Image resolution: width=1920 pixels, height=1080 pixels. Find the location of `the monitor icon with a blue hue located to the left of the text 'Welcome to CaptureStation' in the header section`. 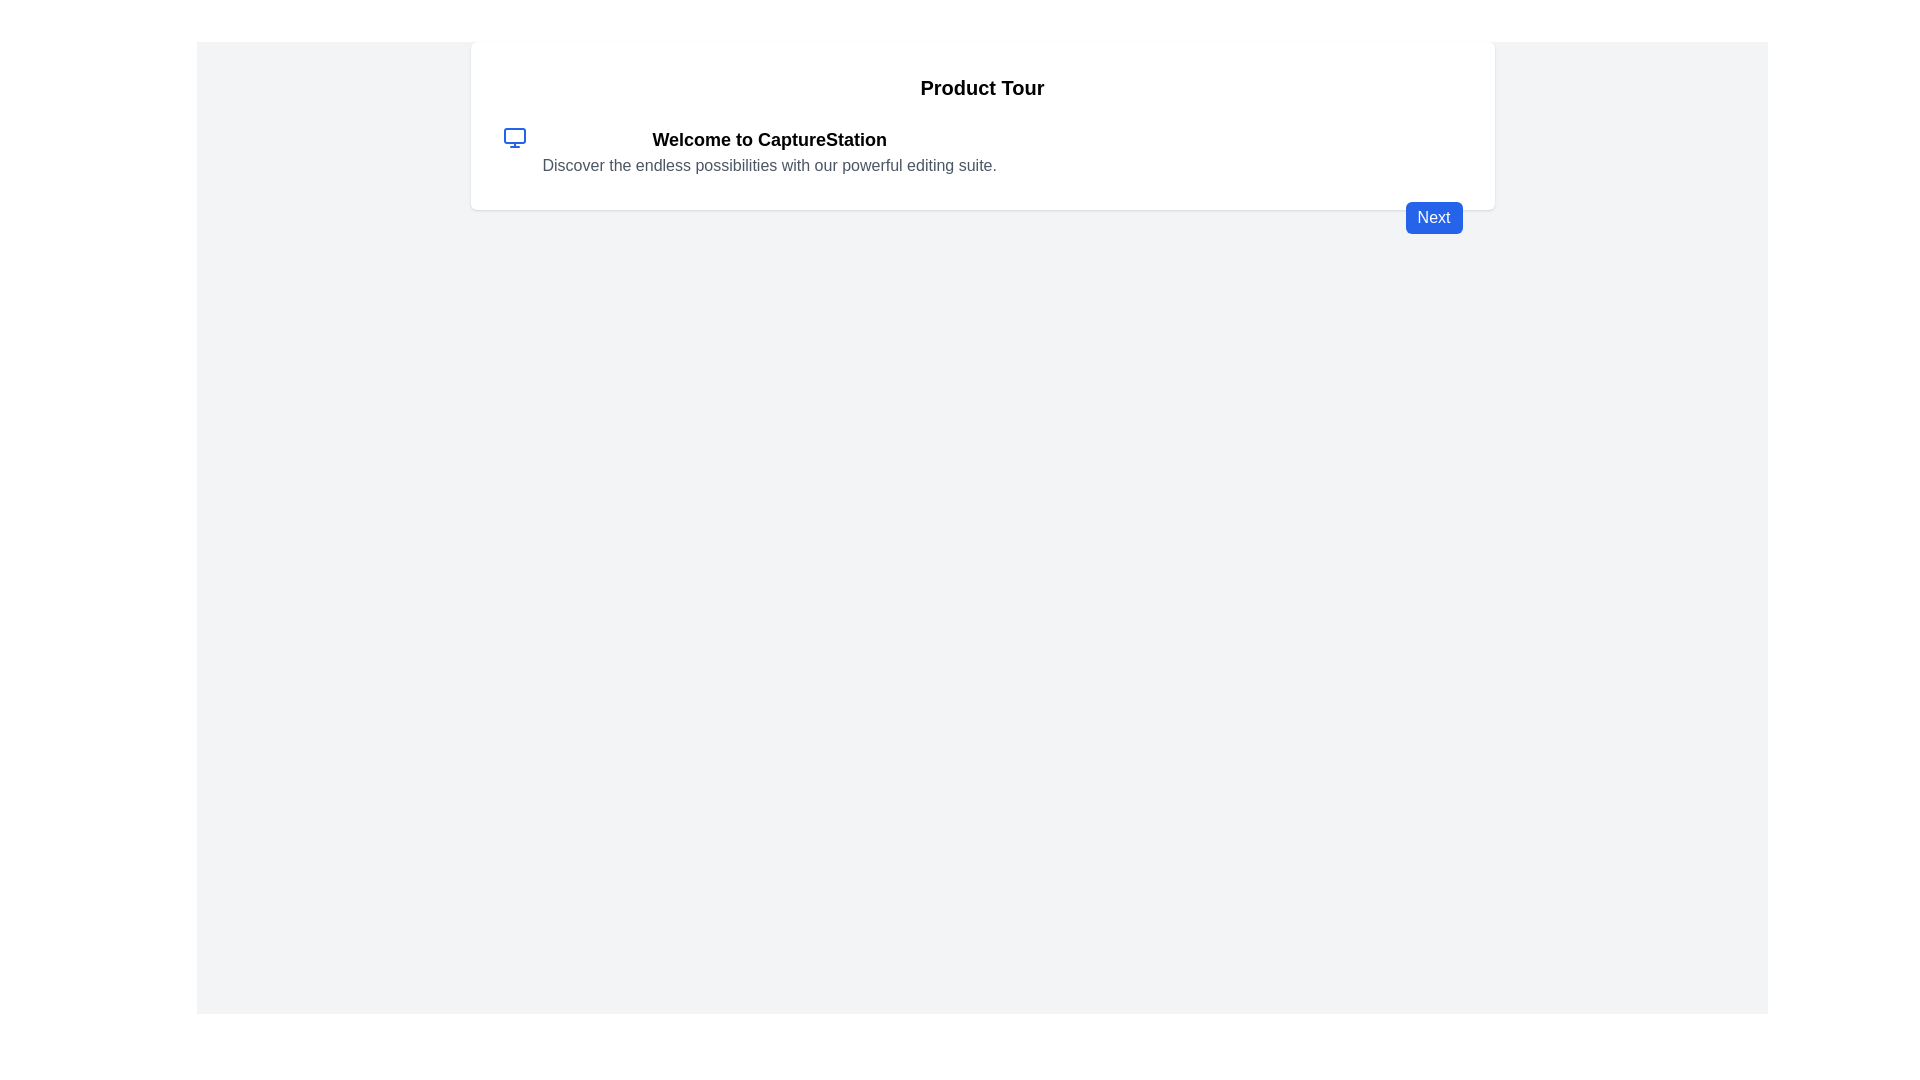

the monitor icon with a blue hue located to the left of the text 'Welcome to CaptureStation' in the header section is located at coordinates (514, 137).